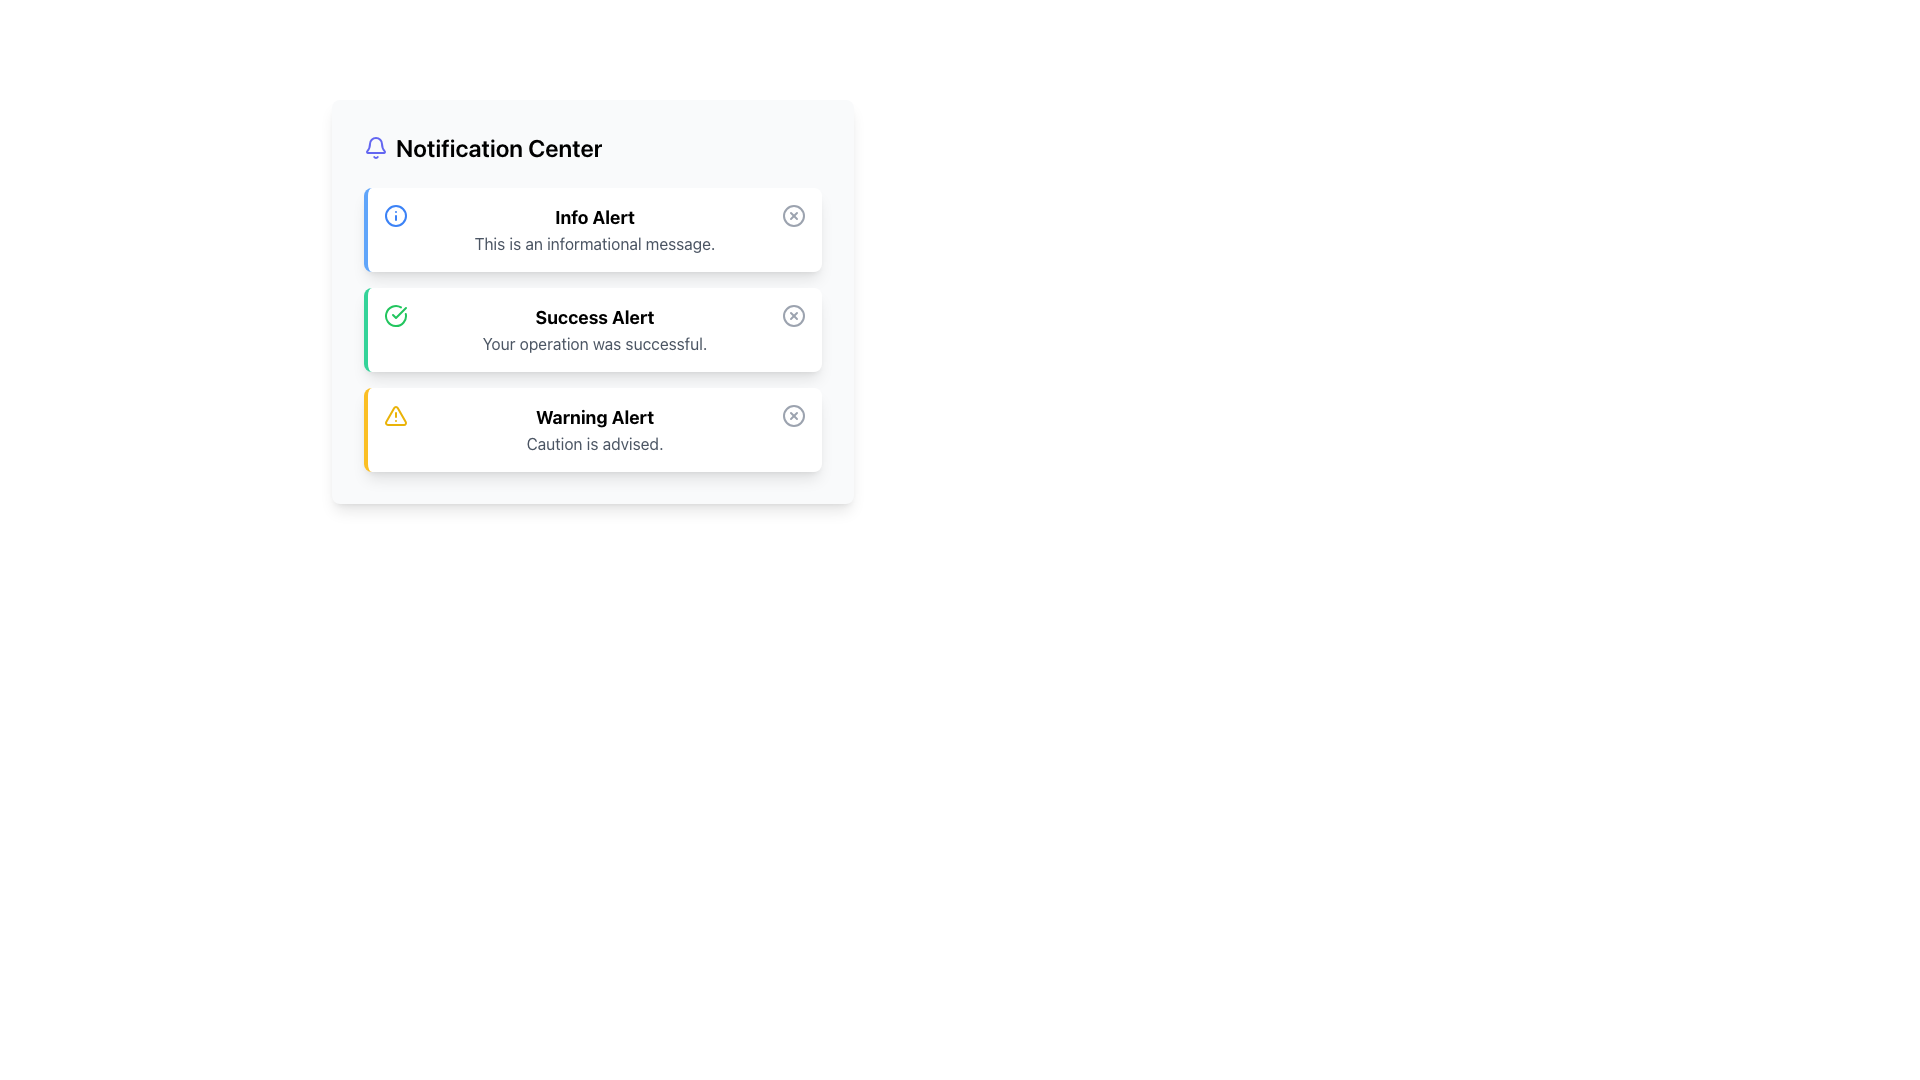  What do you see at coordinates (792, 415) in the screenshot?
I see `the close button on the 'Warning Alert' notification` at bounding box center [792, 415].